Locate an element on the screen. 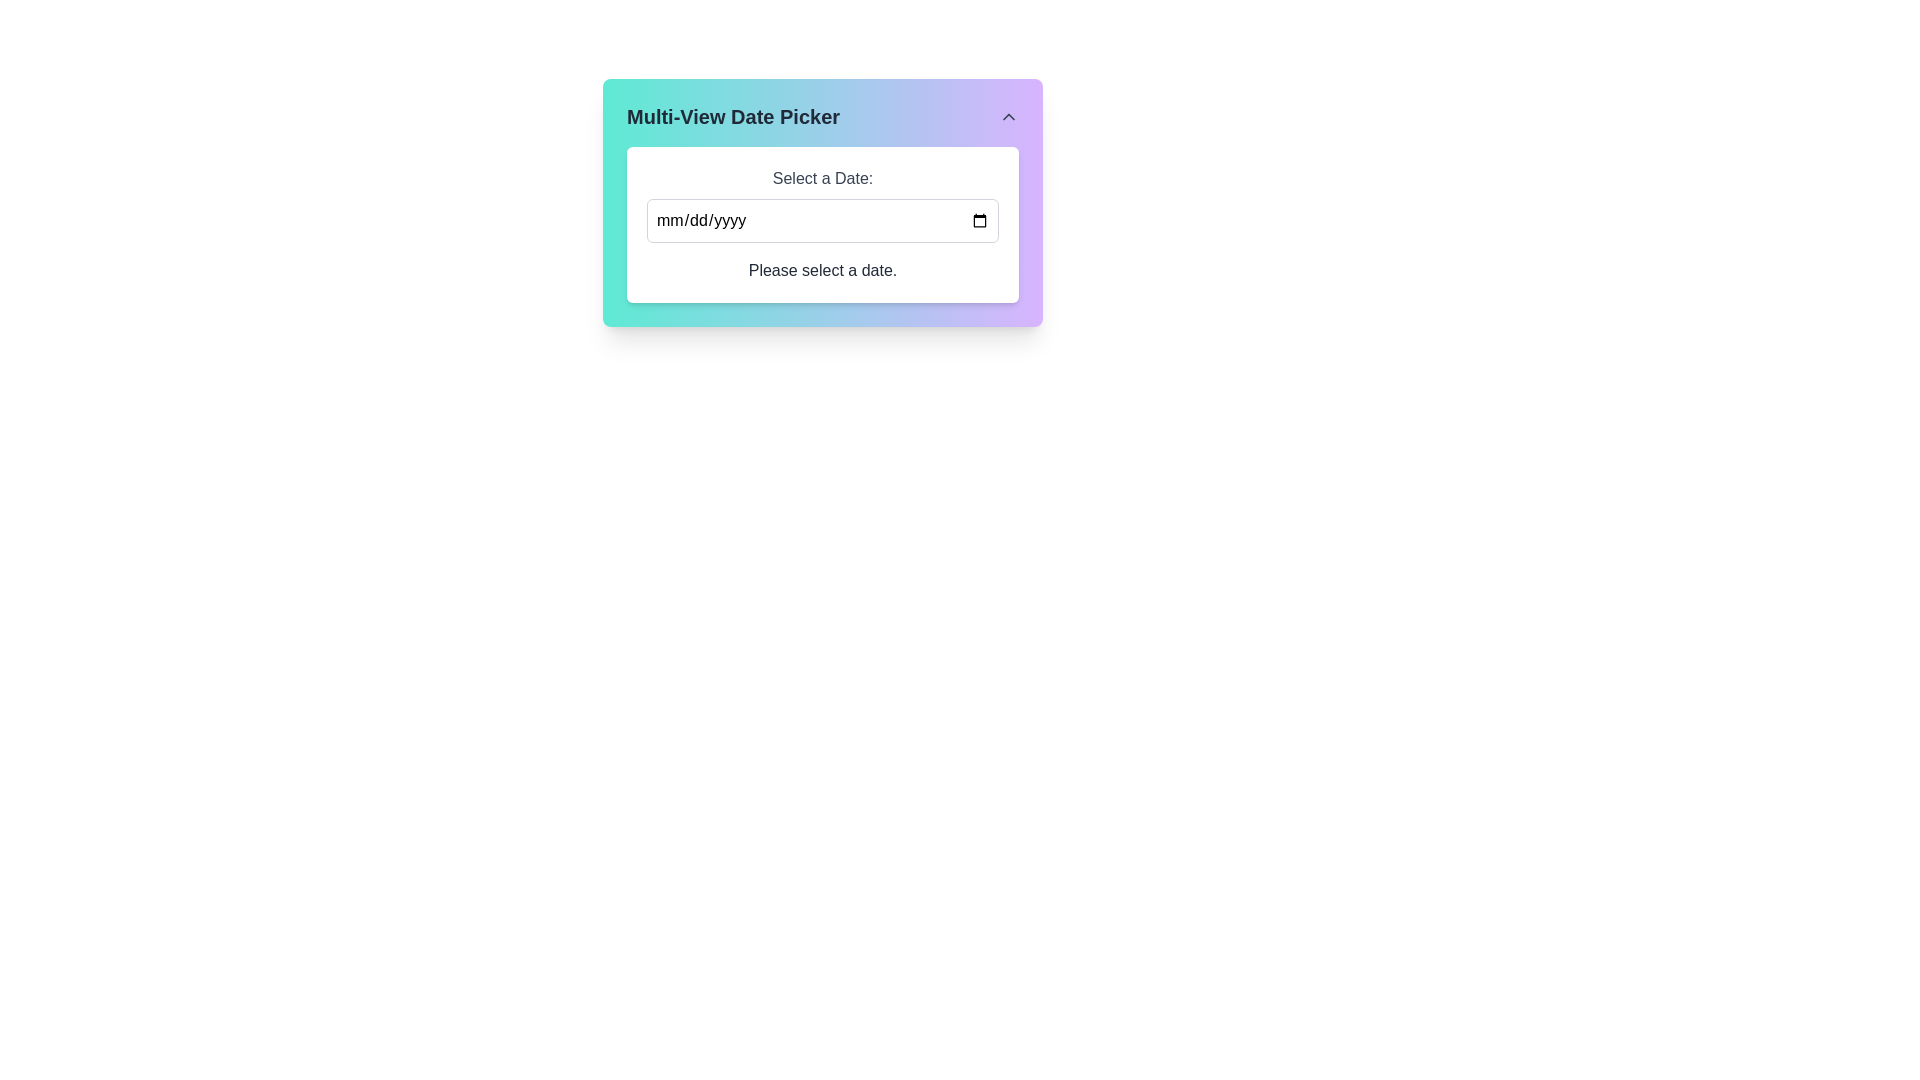  the Text label that instructs the user to select a date, located below the 'Select a Date:' label and the date input field is located at coordinates (822, 270).